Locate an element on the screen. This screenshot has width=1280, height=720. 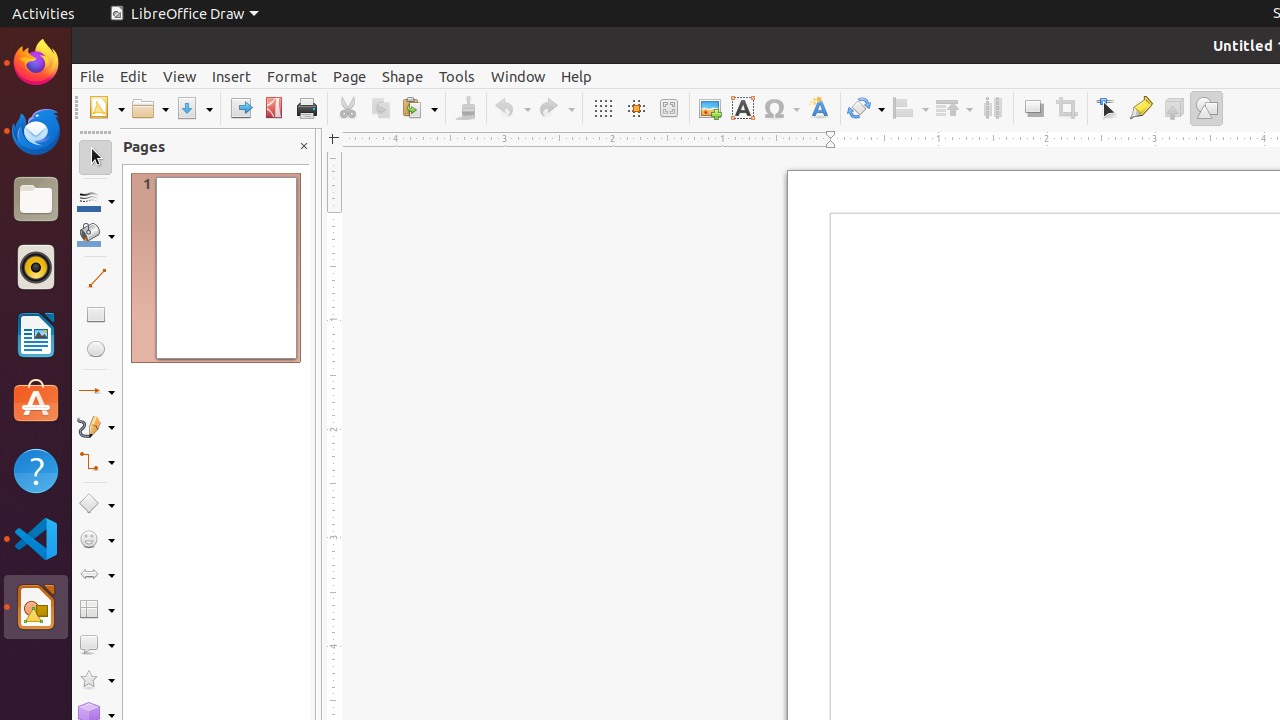
'View' is located at coordinates (179, 75).